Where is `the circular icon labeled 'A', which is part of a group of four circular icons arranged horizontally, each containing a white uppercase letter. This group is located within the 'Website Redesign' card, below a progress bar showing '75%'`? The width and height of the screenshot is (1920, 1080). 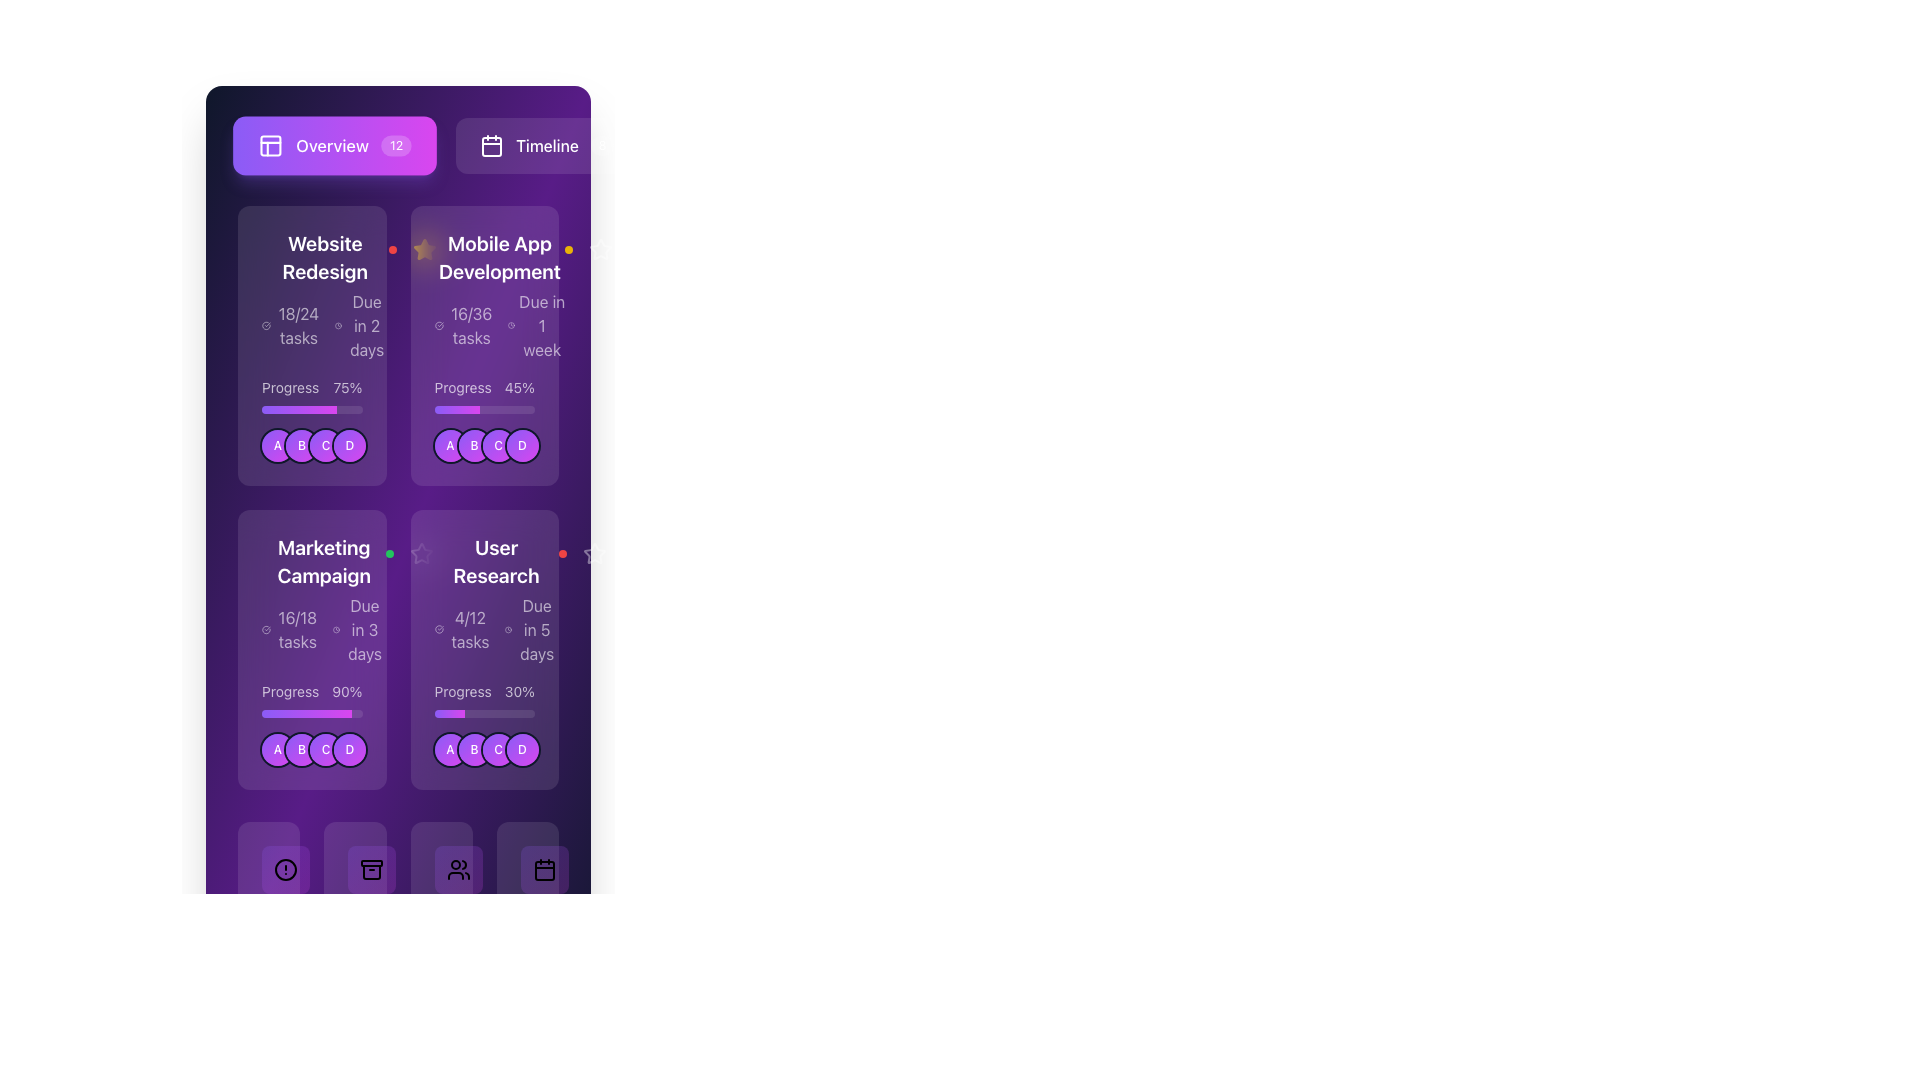 the circular icon labeled 'A', which is part of a group of four circular icons arranged horizontally, each containing a white uppercase letter. This group is located within the 'Website Redesign' card, below a progress bar showing '75%' is located at coordinates (311, 445).